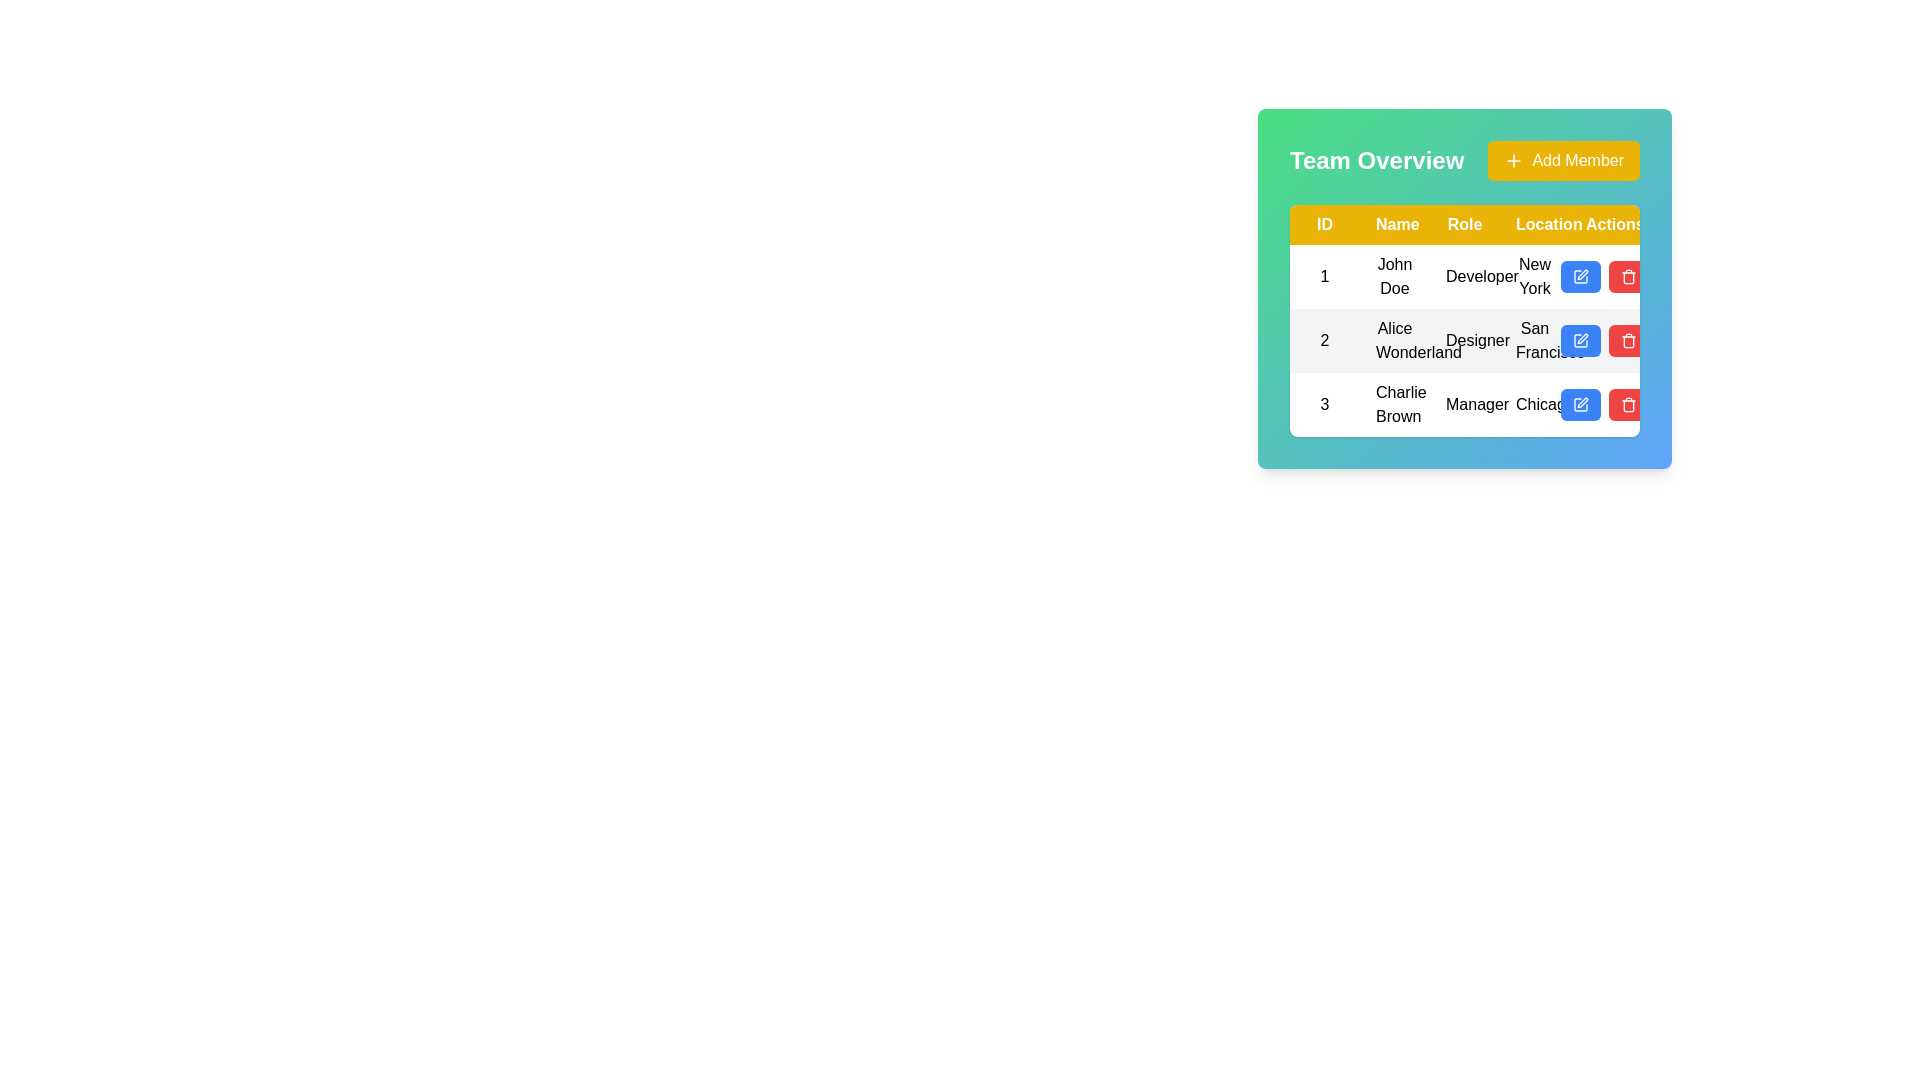 The width and height of the screenshot is (1920, 1080). What do you see at coordinates (1324, 405) in the screenshot?
I see `the static text label representing the third entry in the table under the 'ID' column, which identifies 'Charlie Brown'` at bounding box center [1324, 405].